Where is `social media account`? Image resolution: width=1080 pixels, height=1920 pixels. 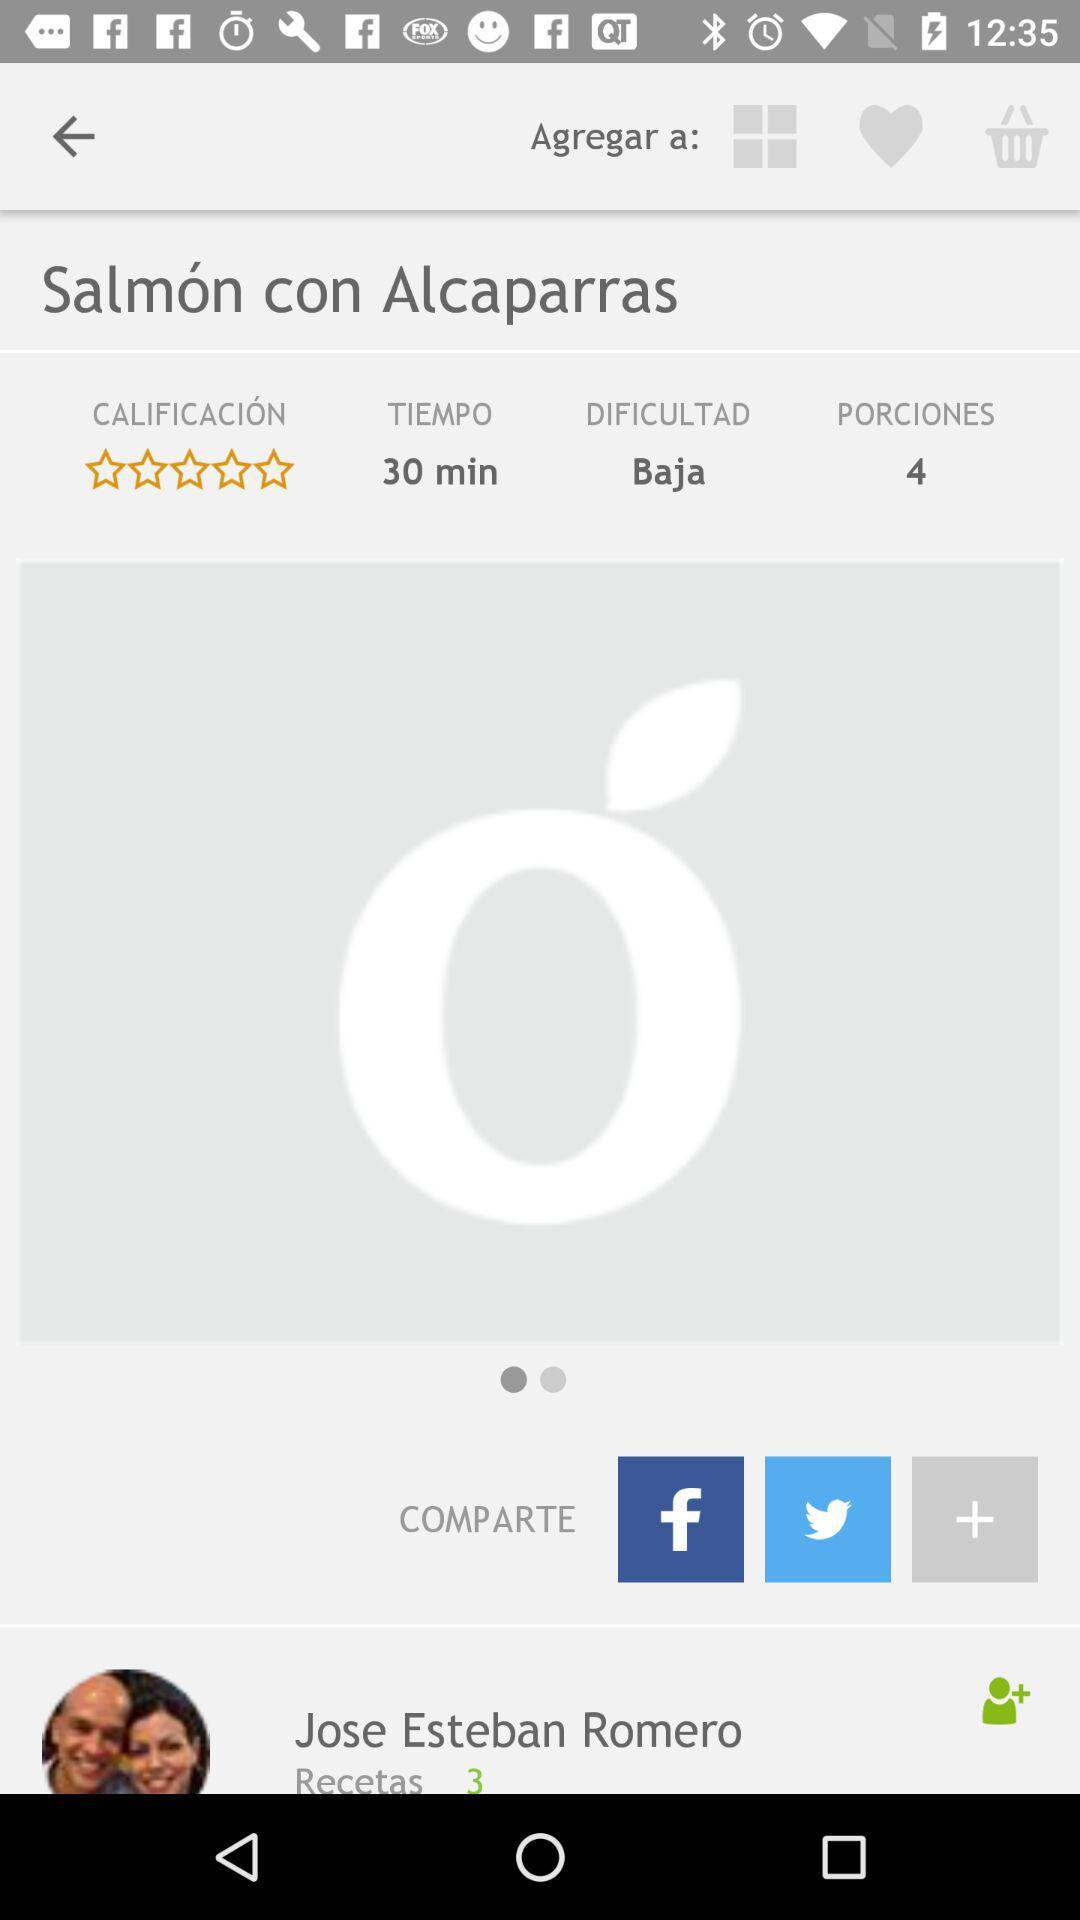 social media account is located at coordinates (974, 1519).